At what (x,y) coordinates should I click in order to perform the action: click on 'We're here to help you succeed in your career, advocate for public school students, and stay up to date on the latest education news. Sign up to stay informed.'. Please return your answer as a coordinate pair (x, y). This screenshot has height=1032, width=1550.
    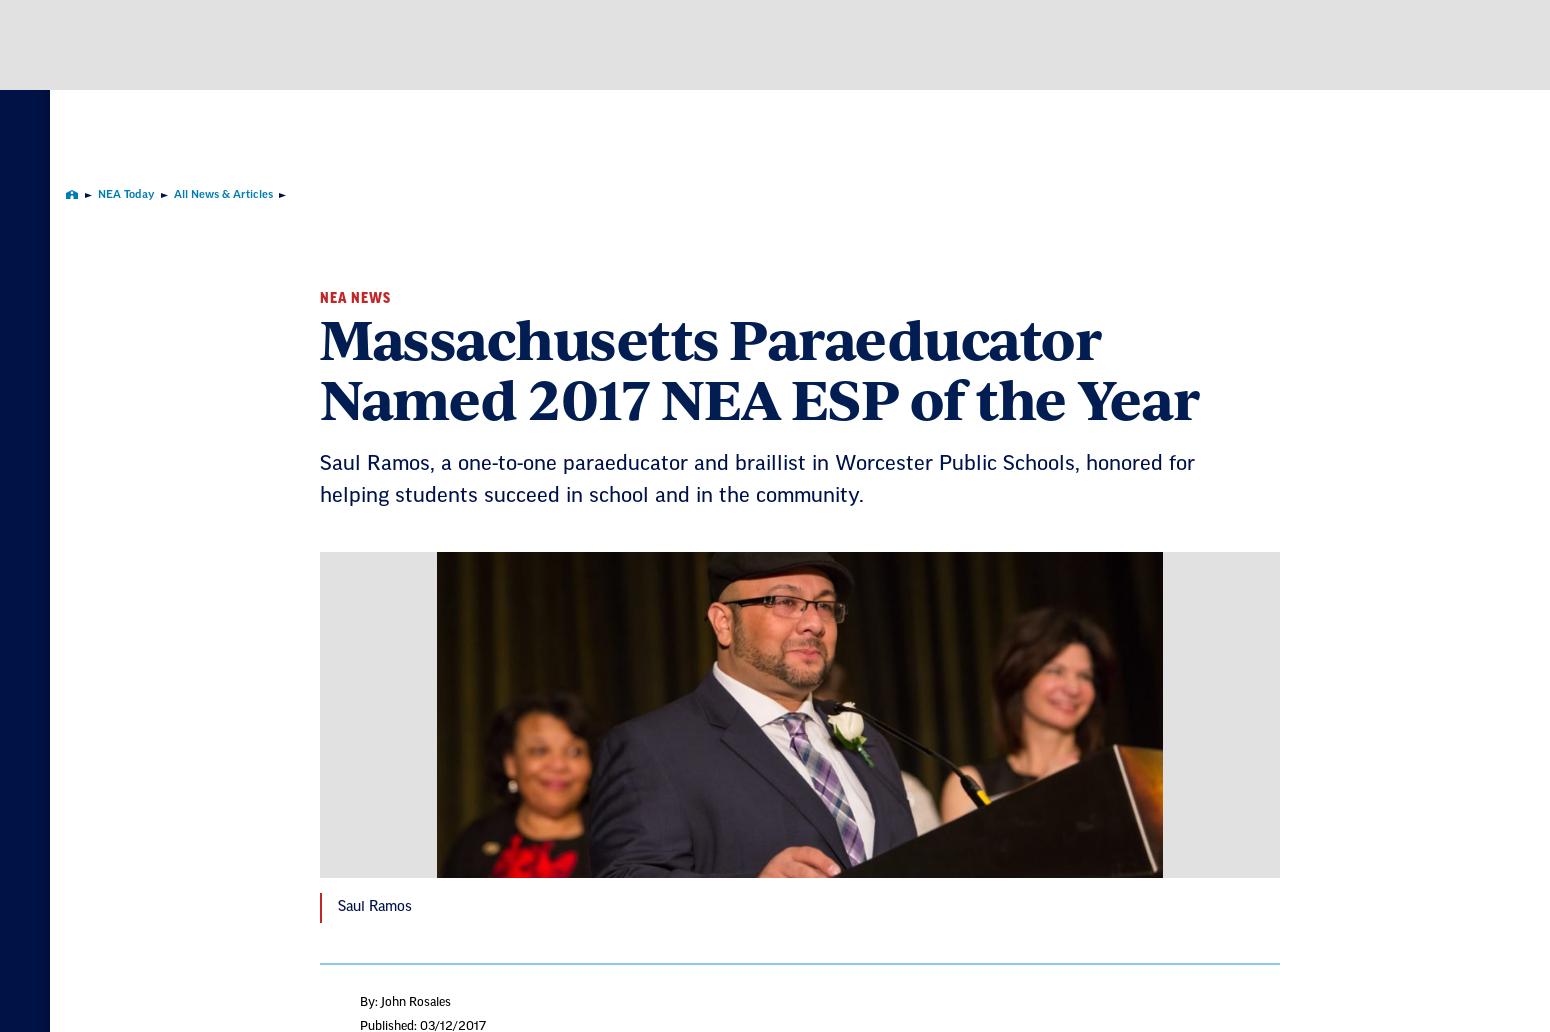
    Looking at the image, I should click on (939, 843).